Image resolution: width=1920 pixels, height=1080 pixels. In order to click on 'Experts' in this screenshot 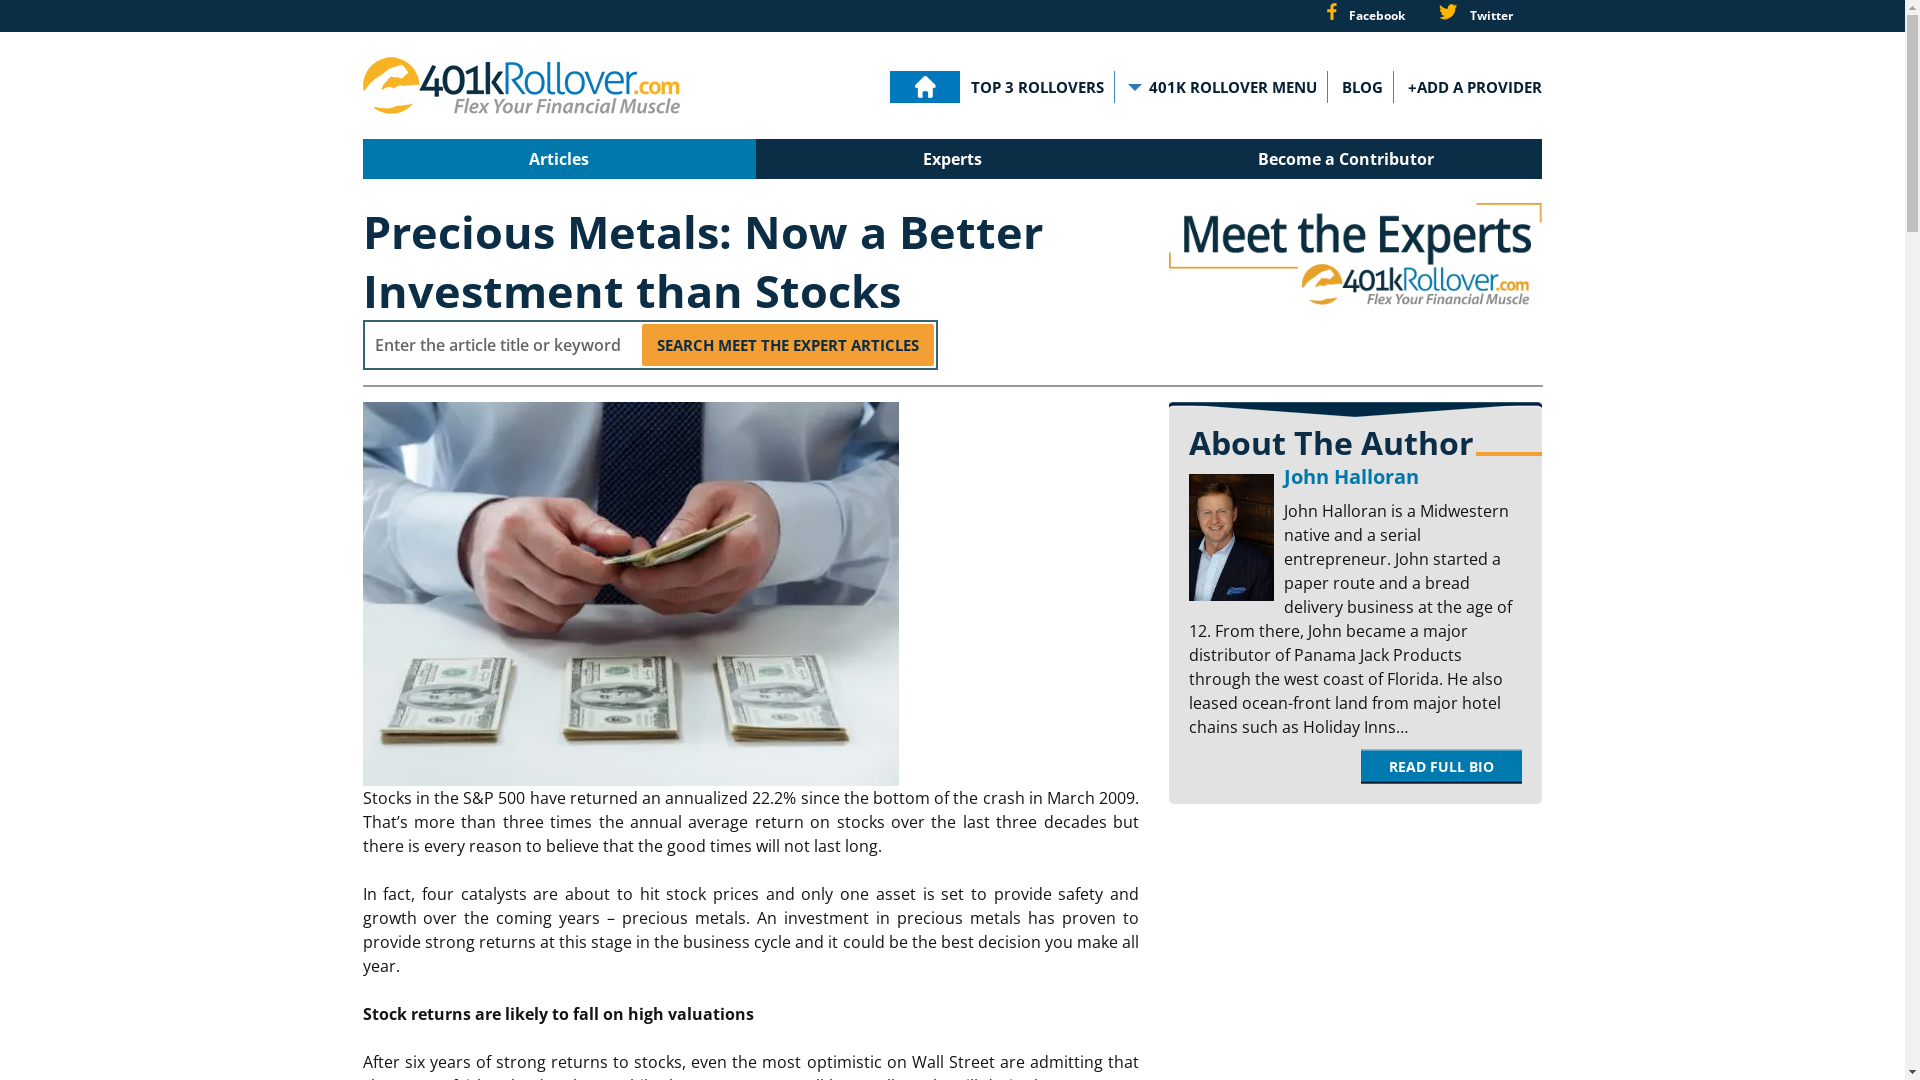, I will do `click(951, 157)`.